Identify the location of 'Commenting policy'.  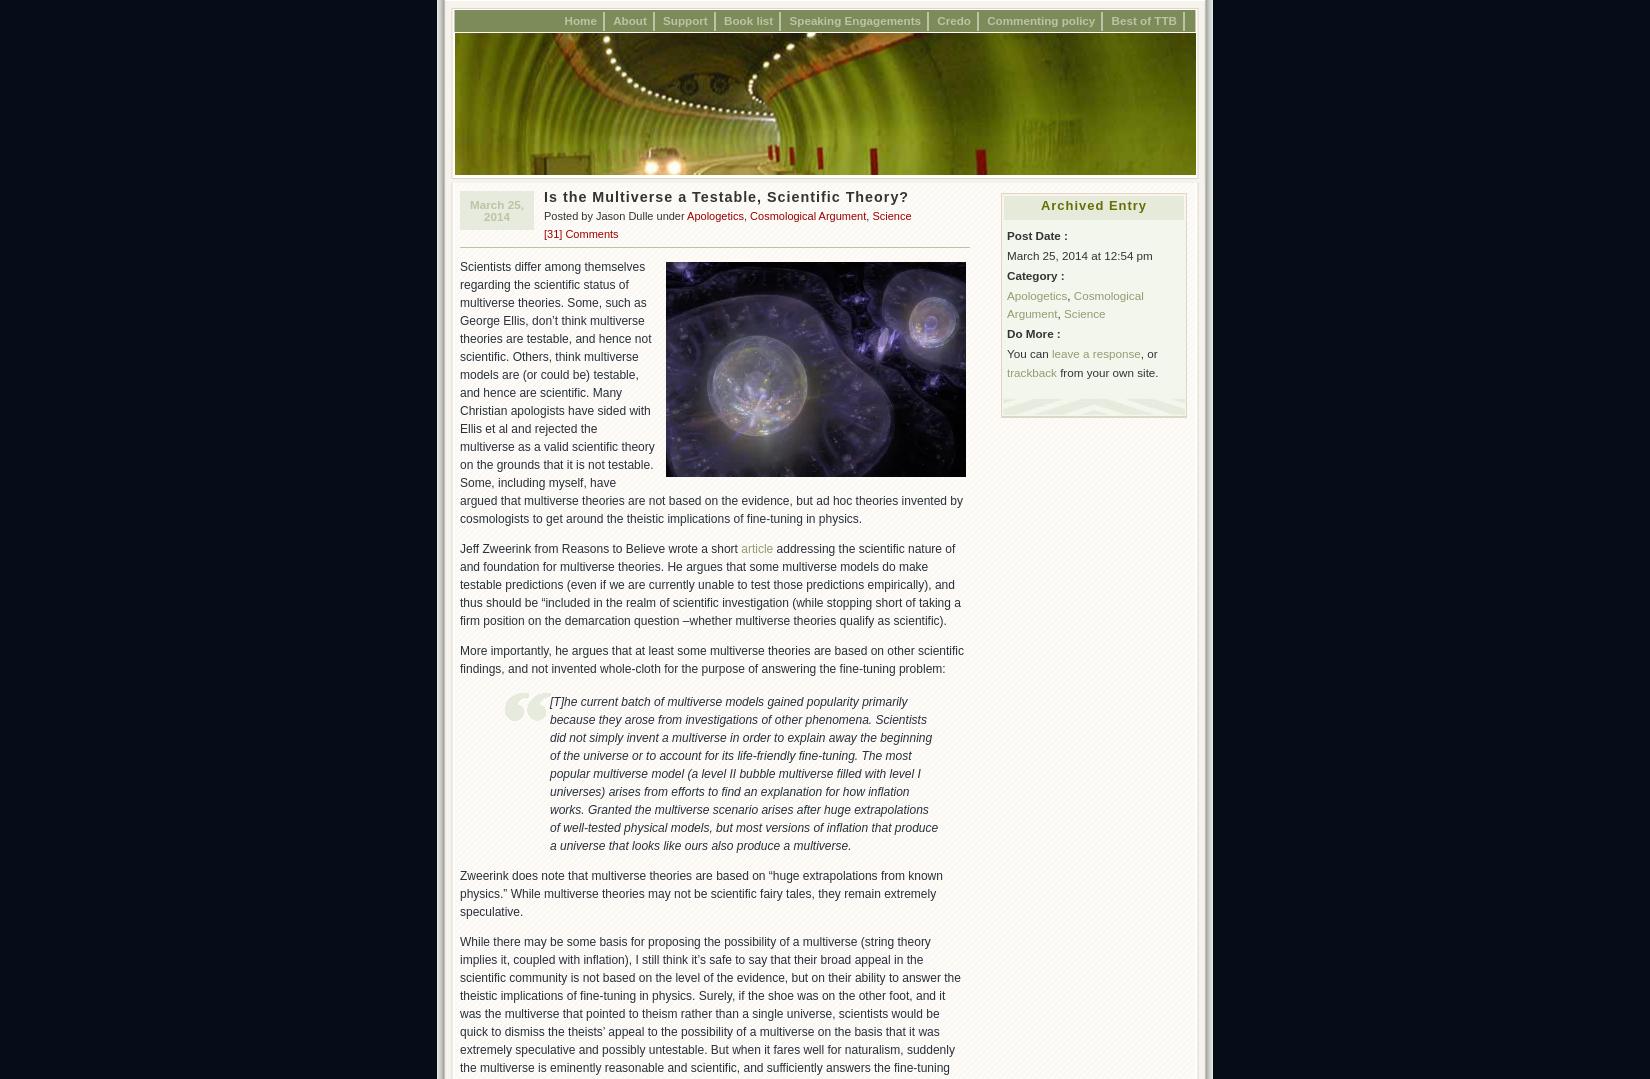
(1040, 20).